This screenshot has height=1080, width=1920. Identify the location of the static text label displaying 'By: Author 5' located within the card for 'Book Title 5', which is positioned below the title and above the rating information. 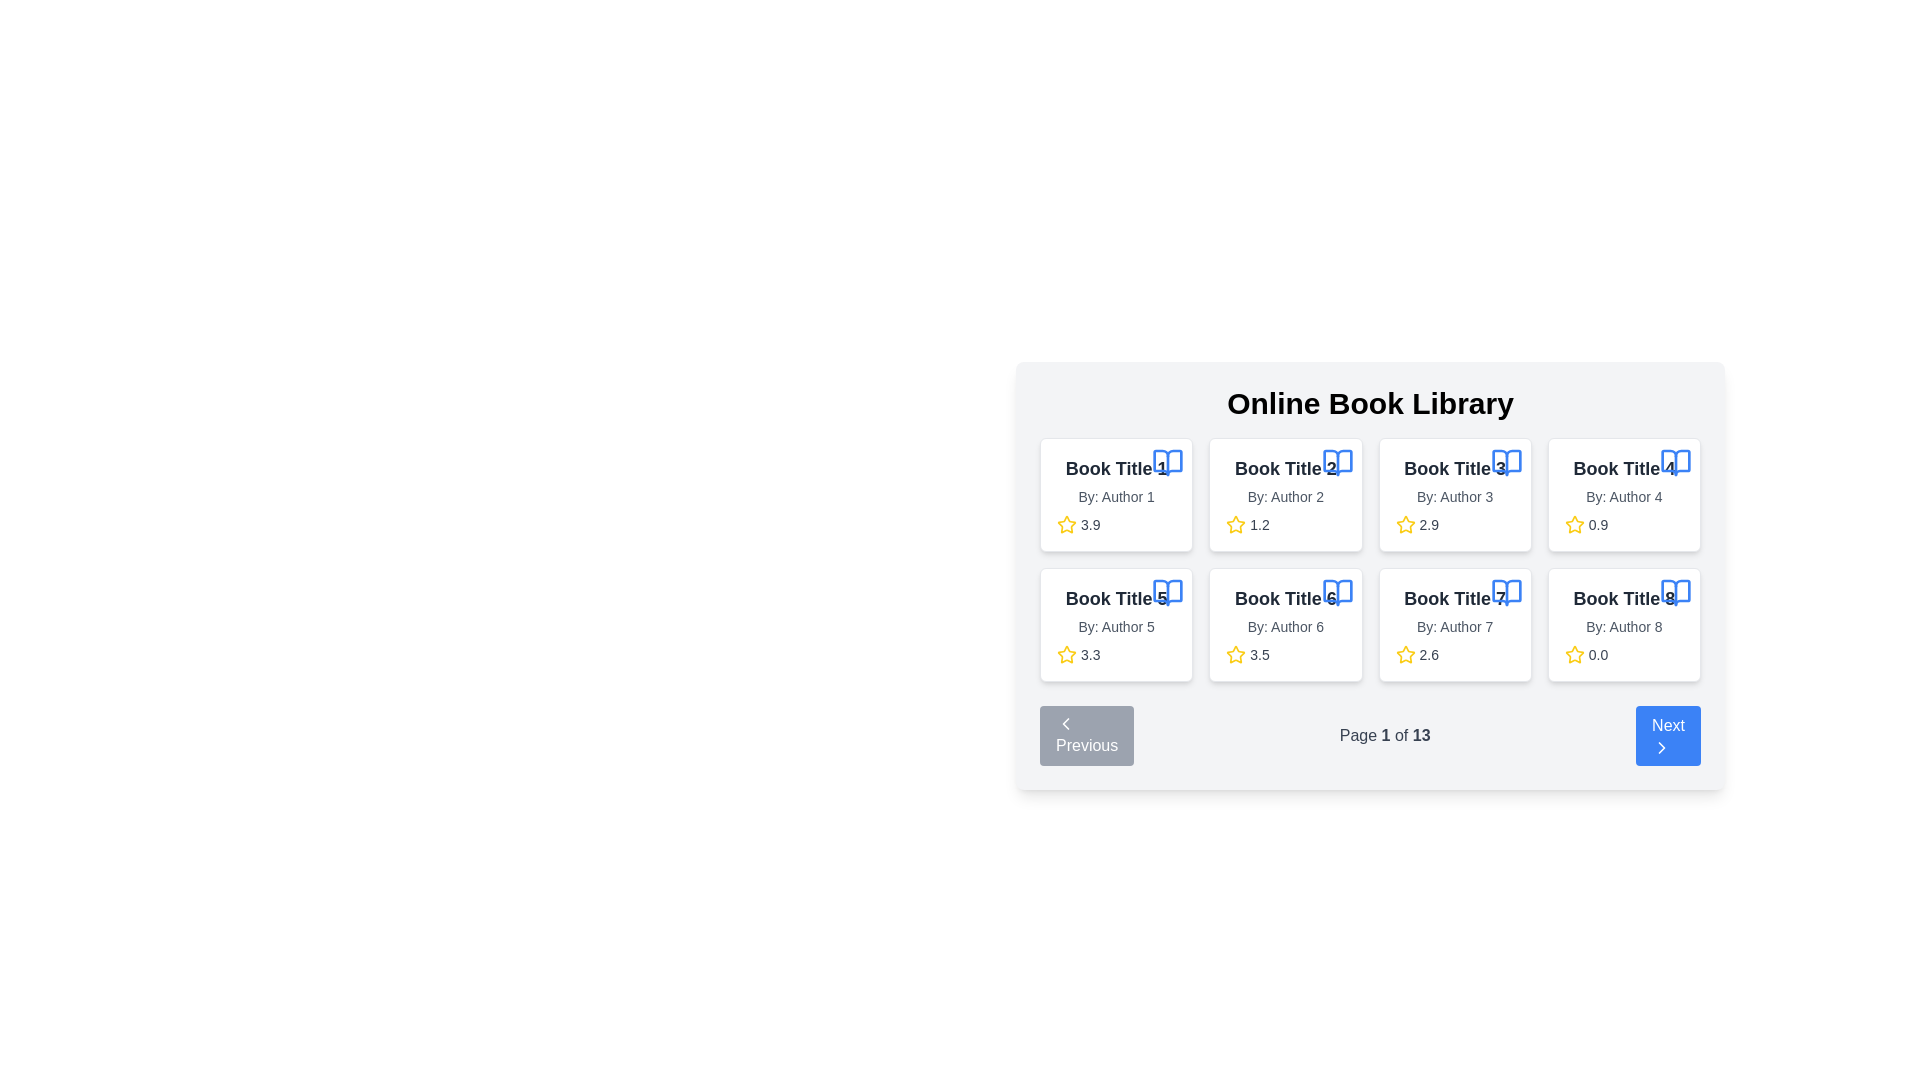
(1115, 626).